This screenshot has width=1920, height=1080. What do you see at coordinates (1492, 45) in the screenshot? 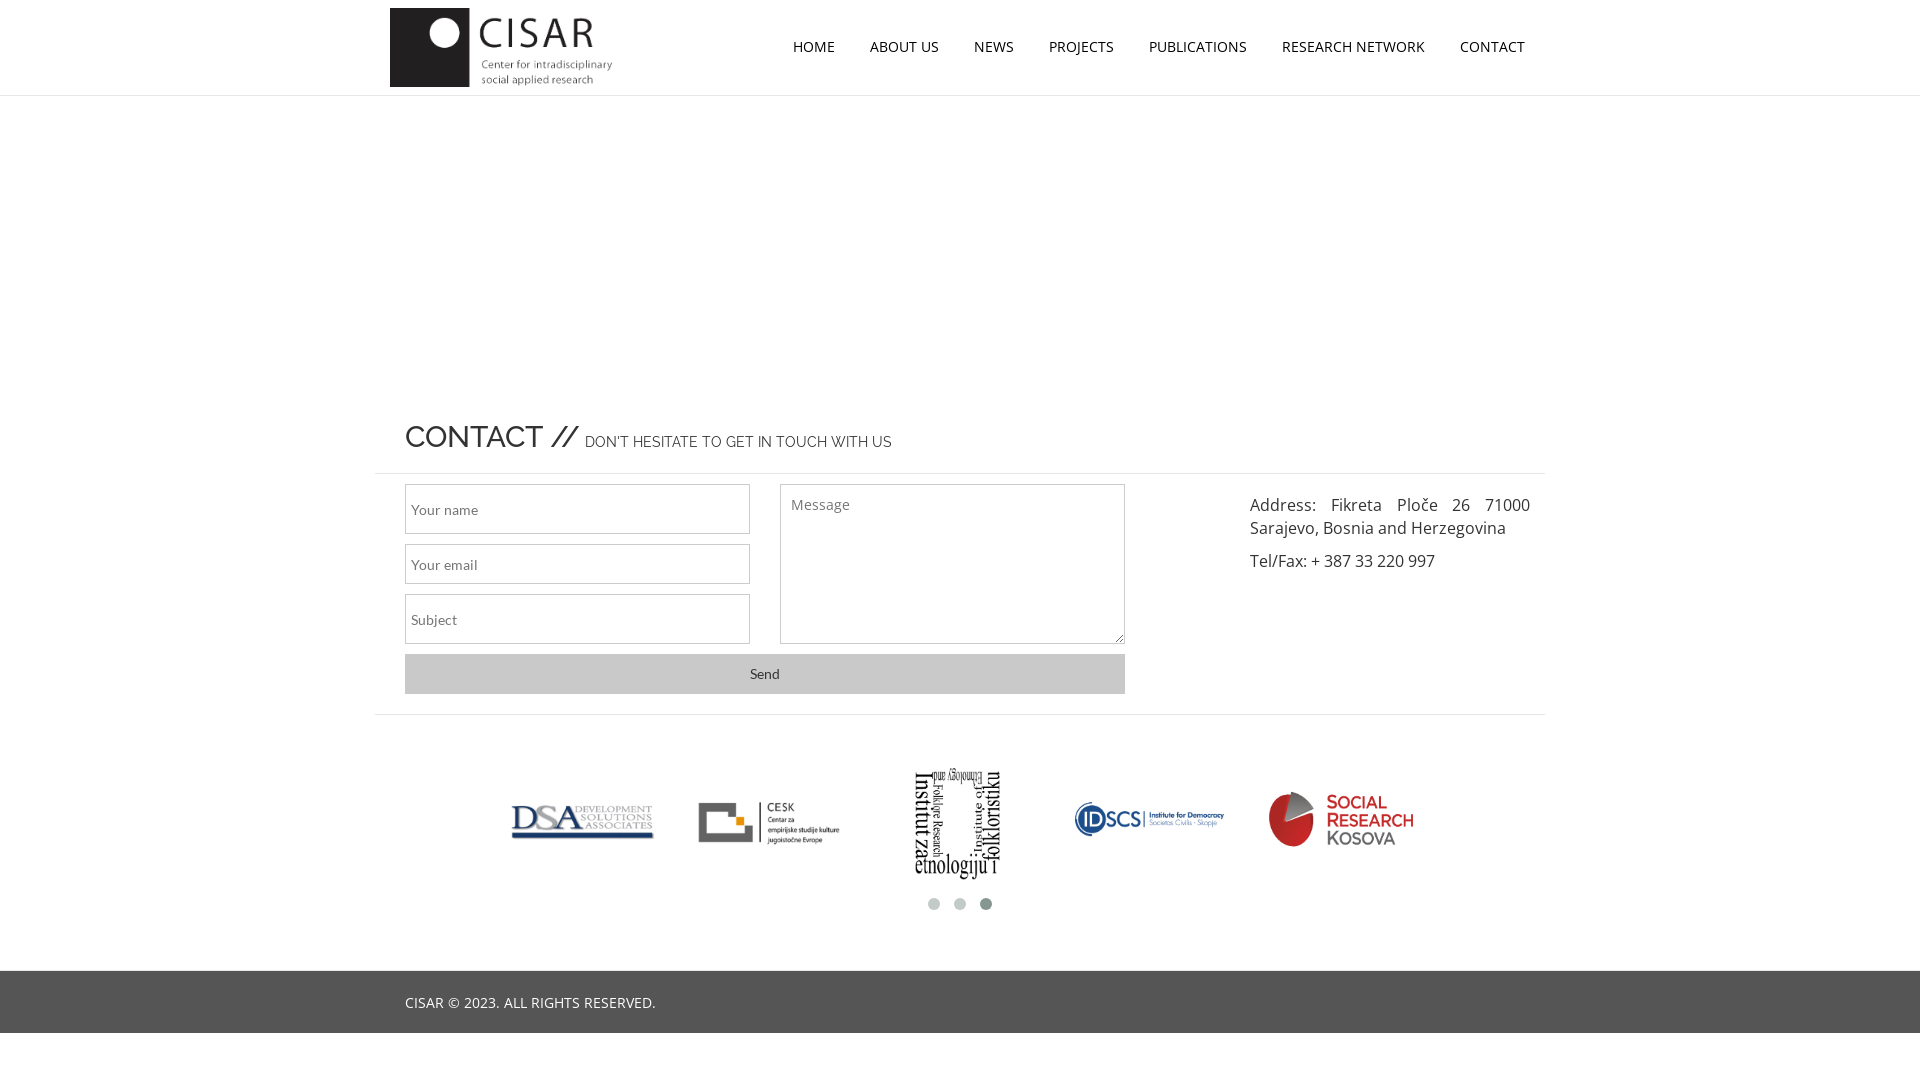
I see `'CONTACT'` at bounding box center [1492, 45].